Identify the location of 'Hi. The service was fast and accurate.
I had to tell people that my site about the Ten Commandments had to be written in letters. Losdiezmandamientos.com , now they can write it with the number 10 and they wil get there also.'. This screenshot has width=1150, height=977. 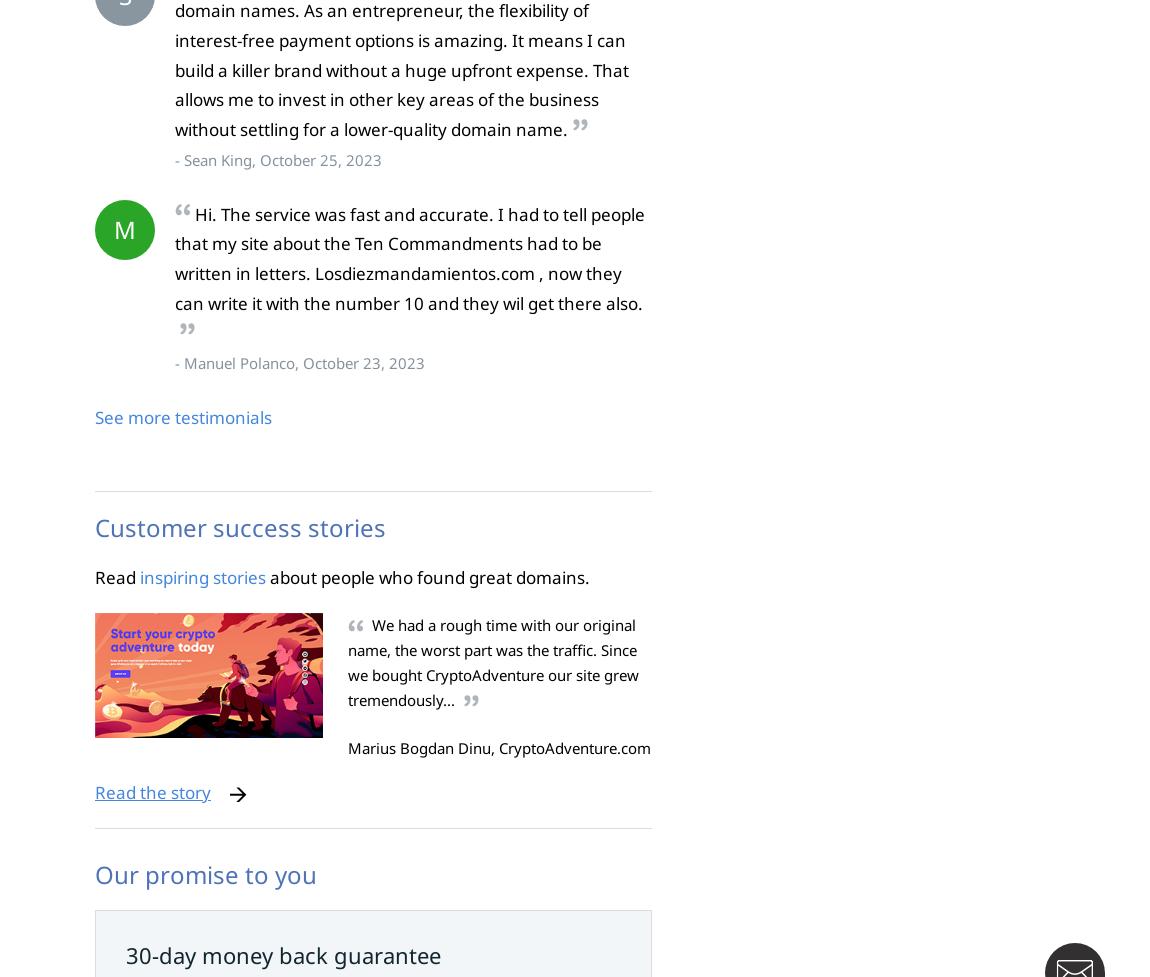
(409, 257).